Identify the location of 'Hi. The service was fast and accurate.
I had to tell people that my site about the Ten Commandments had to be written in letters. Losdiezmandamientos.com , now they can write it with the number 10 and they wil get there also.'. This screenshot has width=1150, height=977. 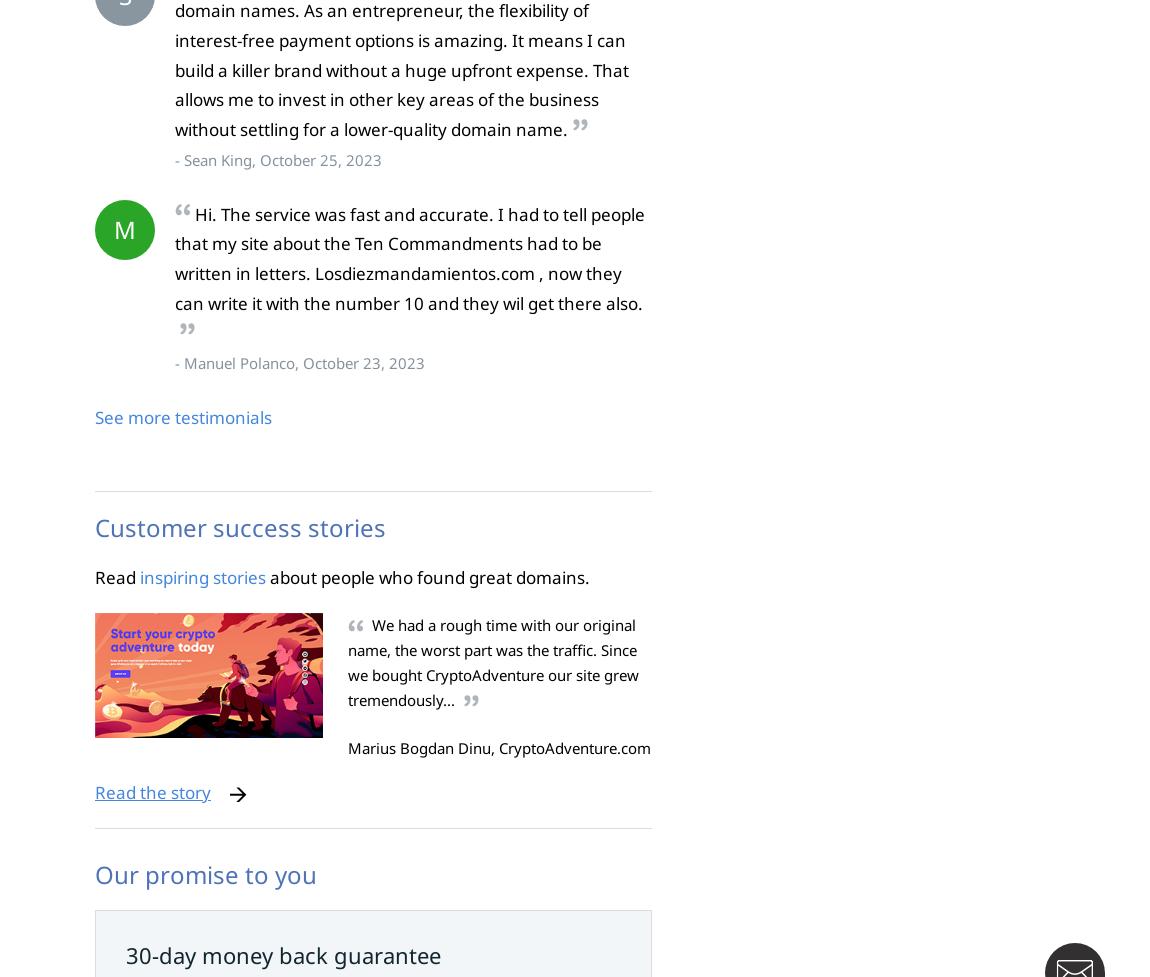
(409, 257).